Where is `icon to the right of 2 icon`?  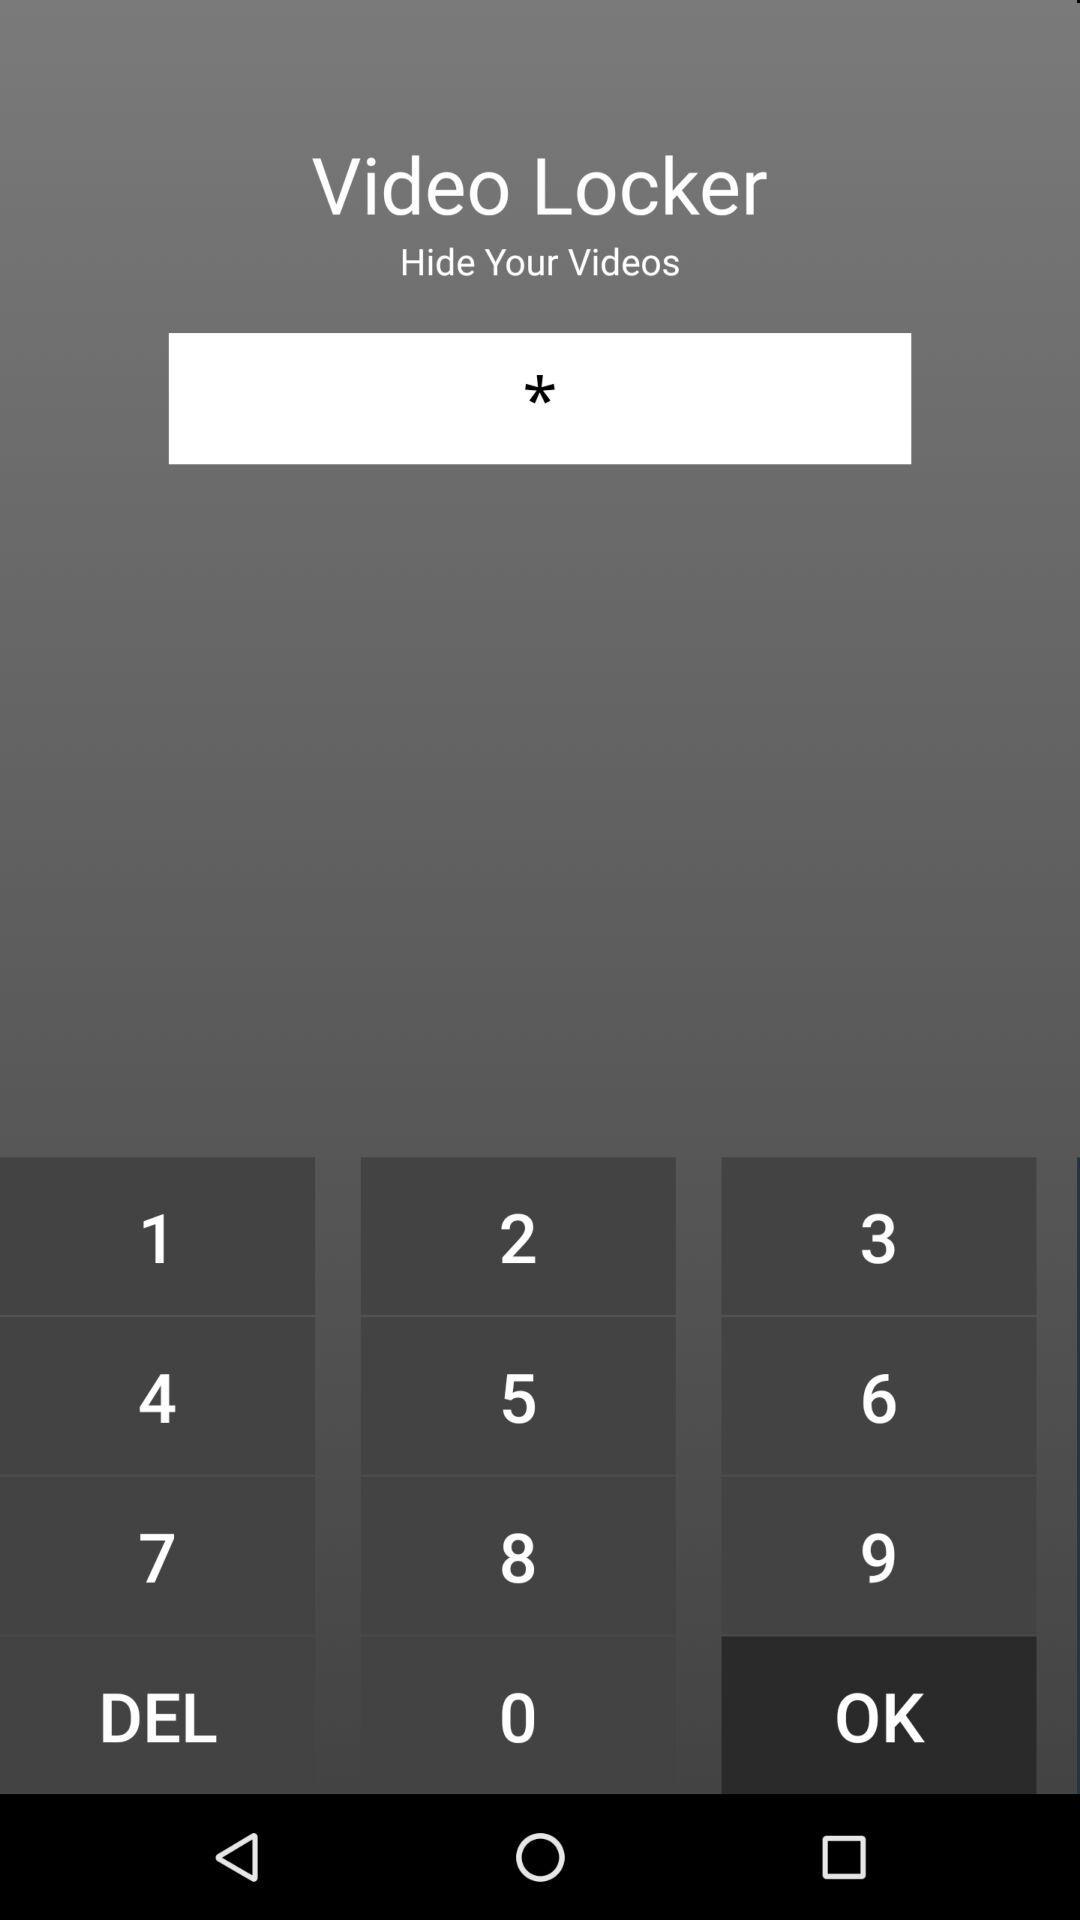
icon to the right of 2 icon is located at coordinates (878, 1235).